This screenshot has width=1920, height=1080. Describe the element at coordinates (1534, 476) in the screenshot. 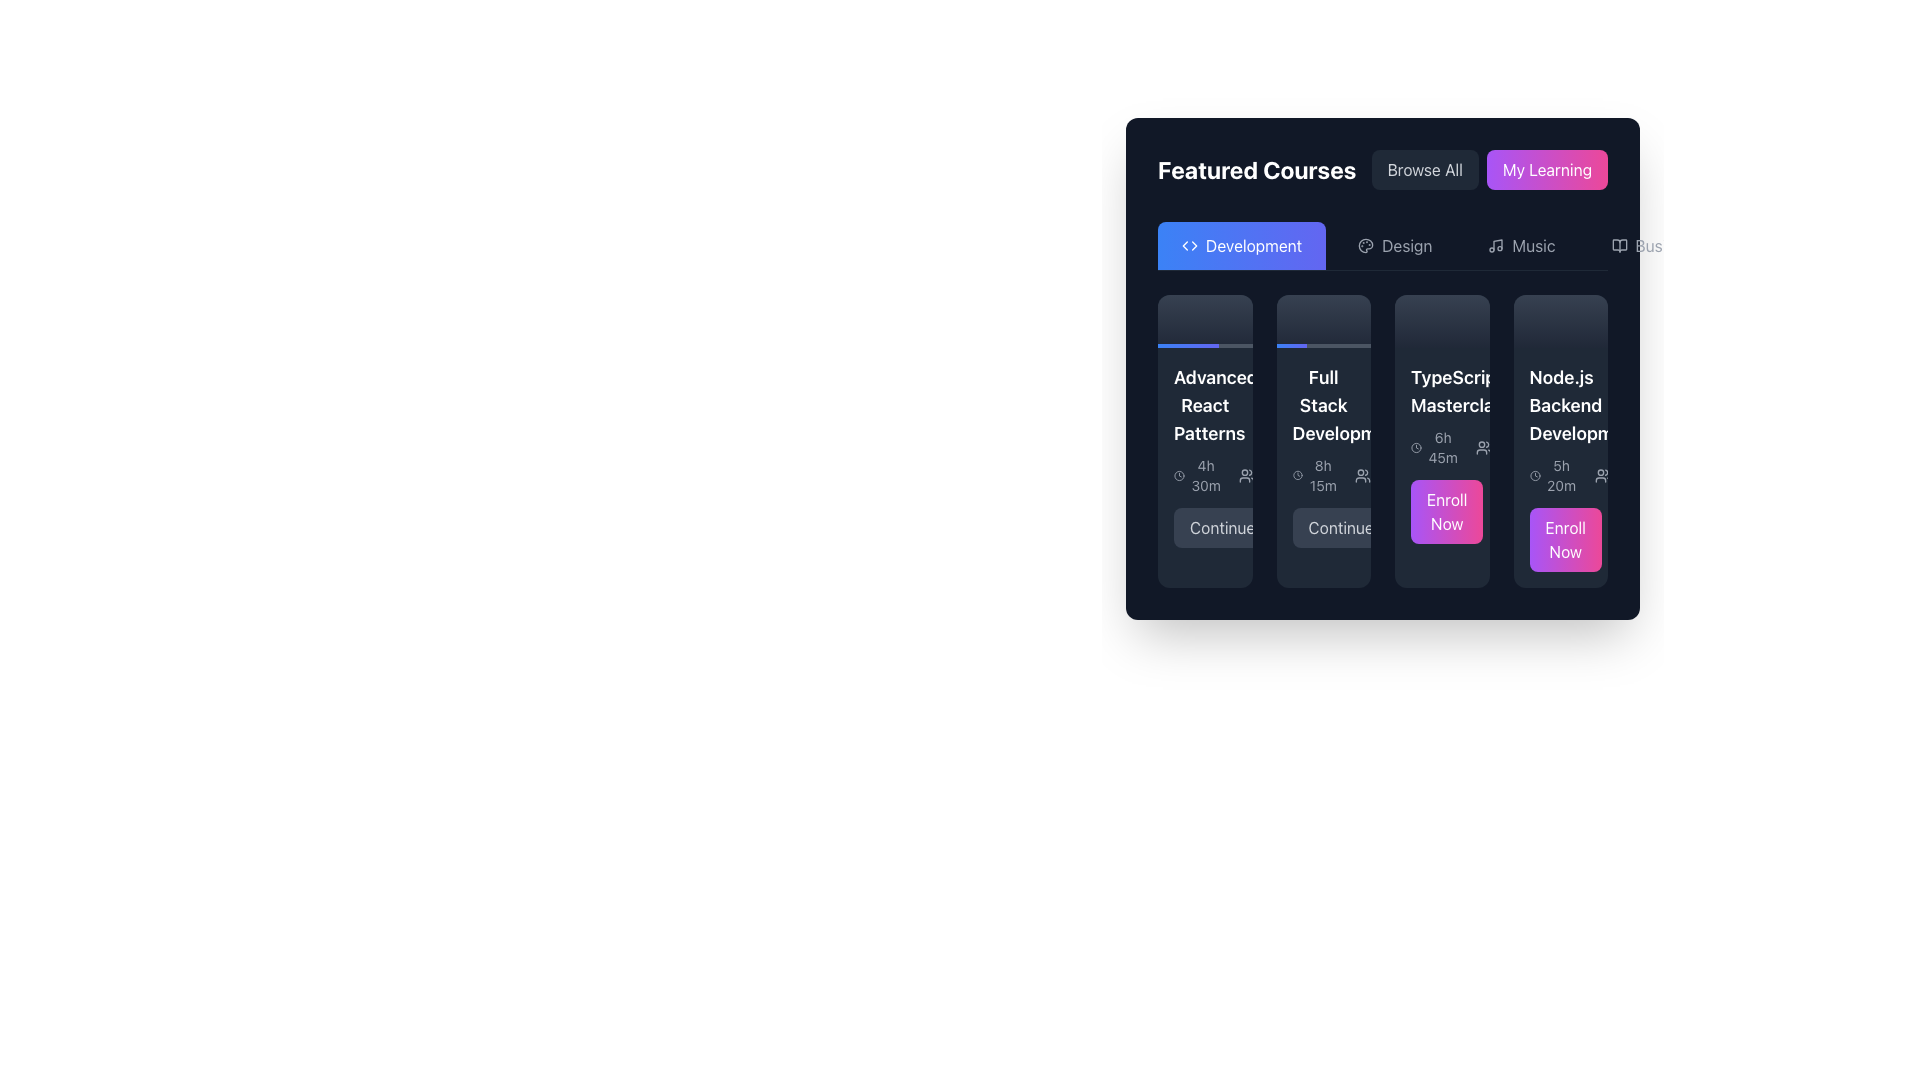

I see `the decorative SVG circle within the clock icon that is part of the 'Node.js Backend Development' course card` at that location.